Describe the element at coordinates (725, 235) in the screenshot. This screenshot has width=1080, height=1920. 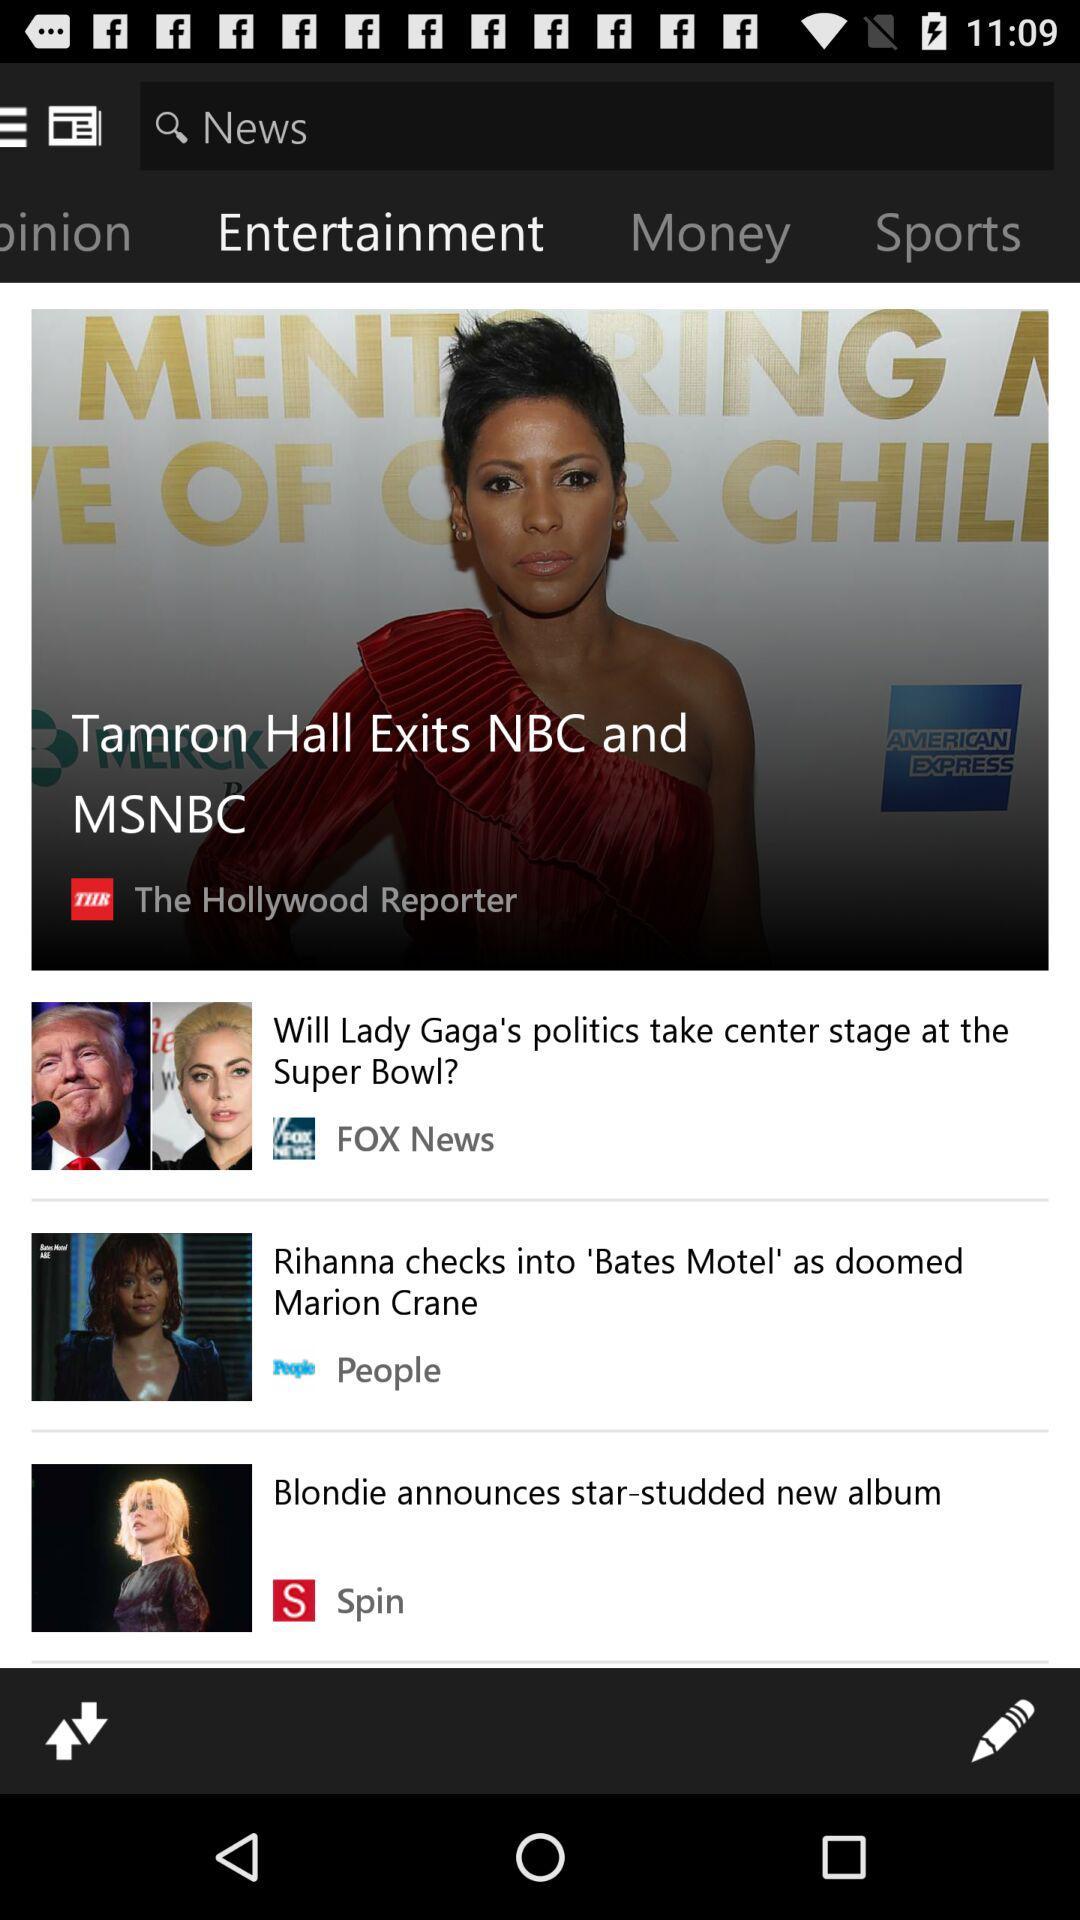
I see `the item to the left of the sports item` at that location.